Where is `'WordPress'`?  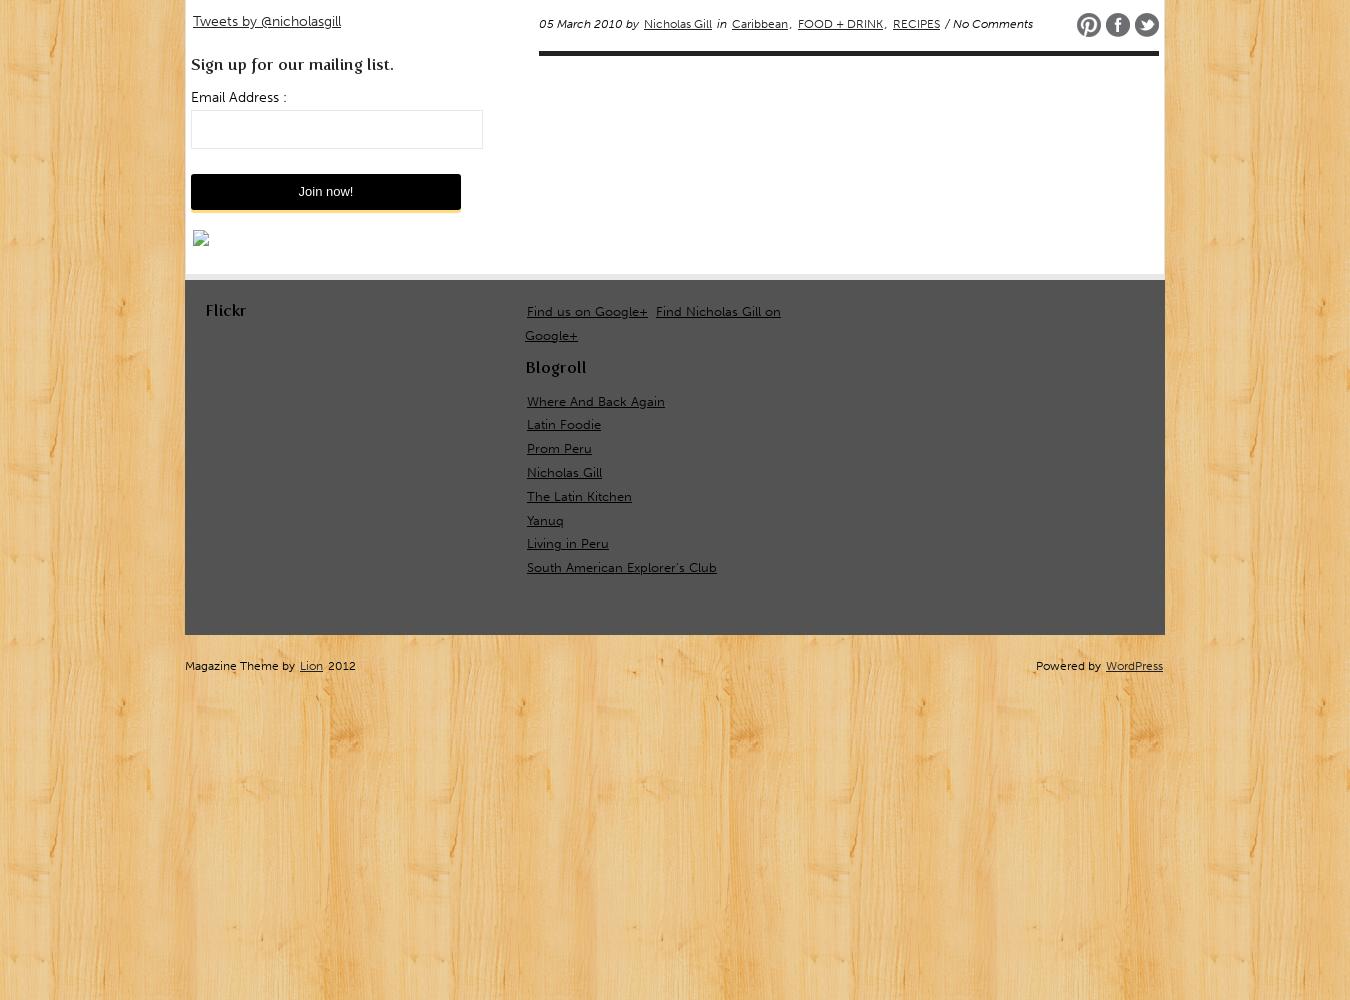
'WordPress' is located at coordinates (1133, 666).